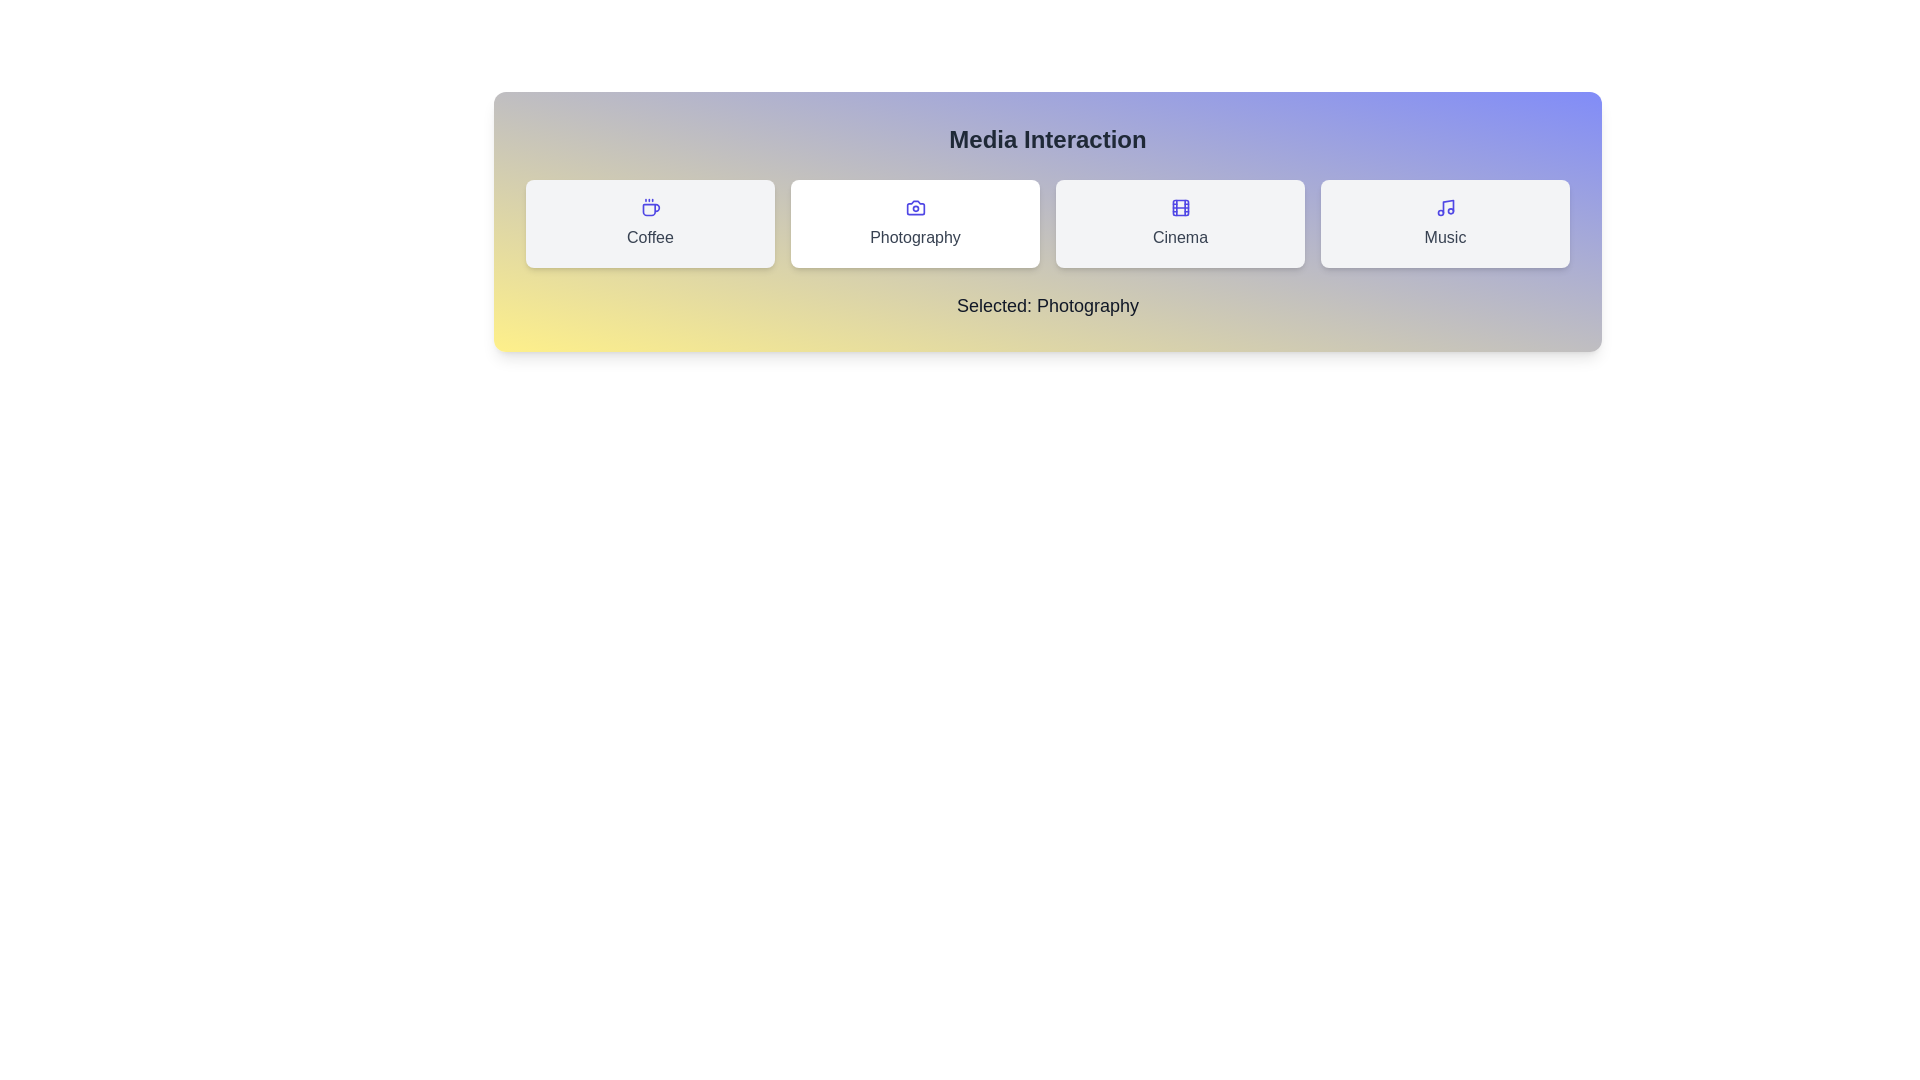 Image resolution: width=1920 pixels, height=1080 pixels. I want to click on the text label that describes the 'Coffee' category, which is positioned below the corresponding icon in its card, so click(650, 237).